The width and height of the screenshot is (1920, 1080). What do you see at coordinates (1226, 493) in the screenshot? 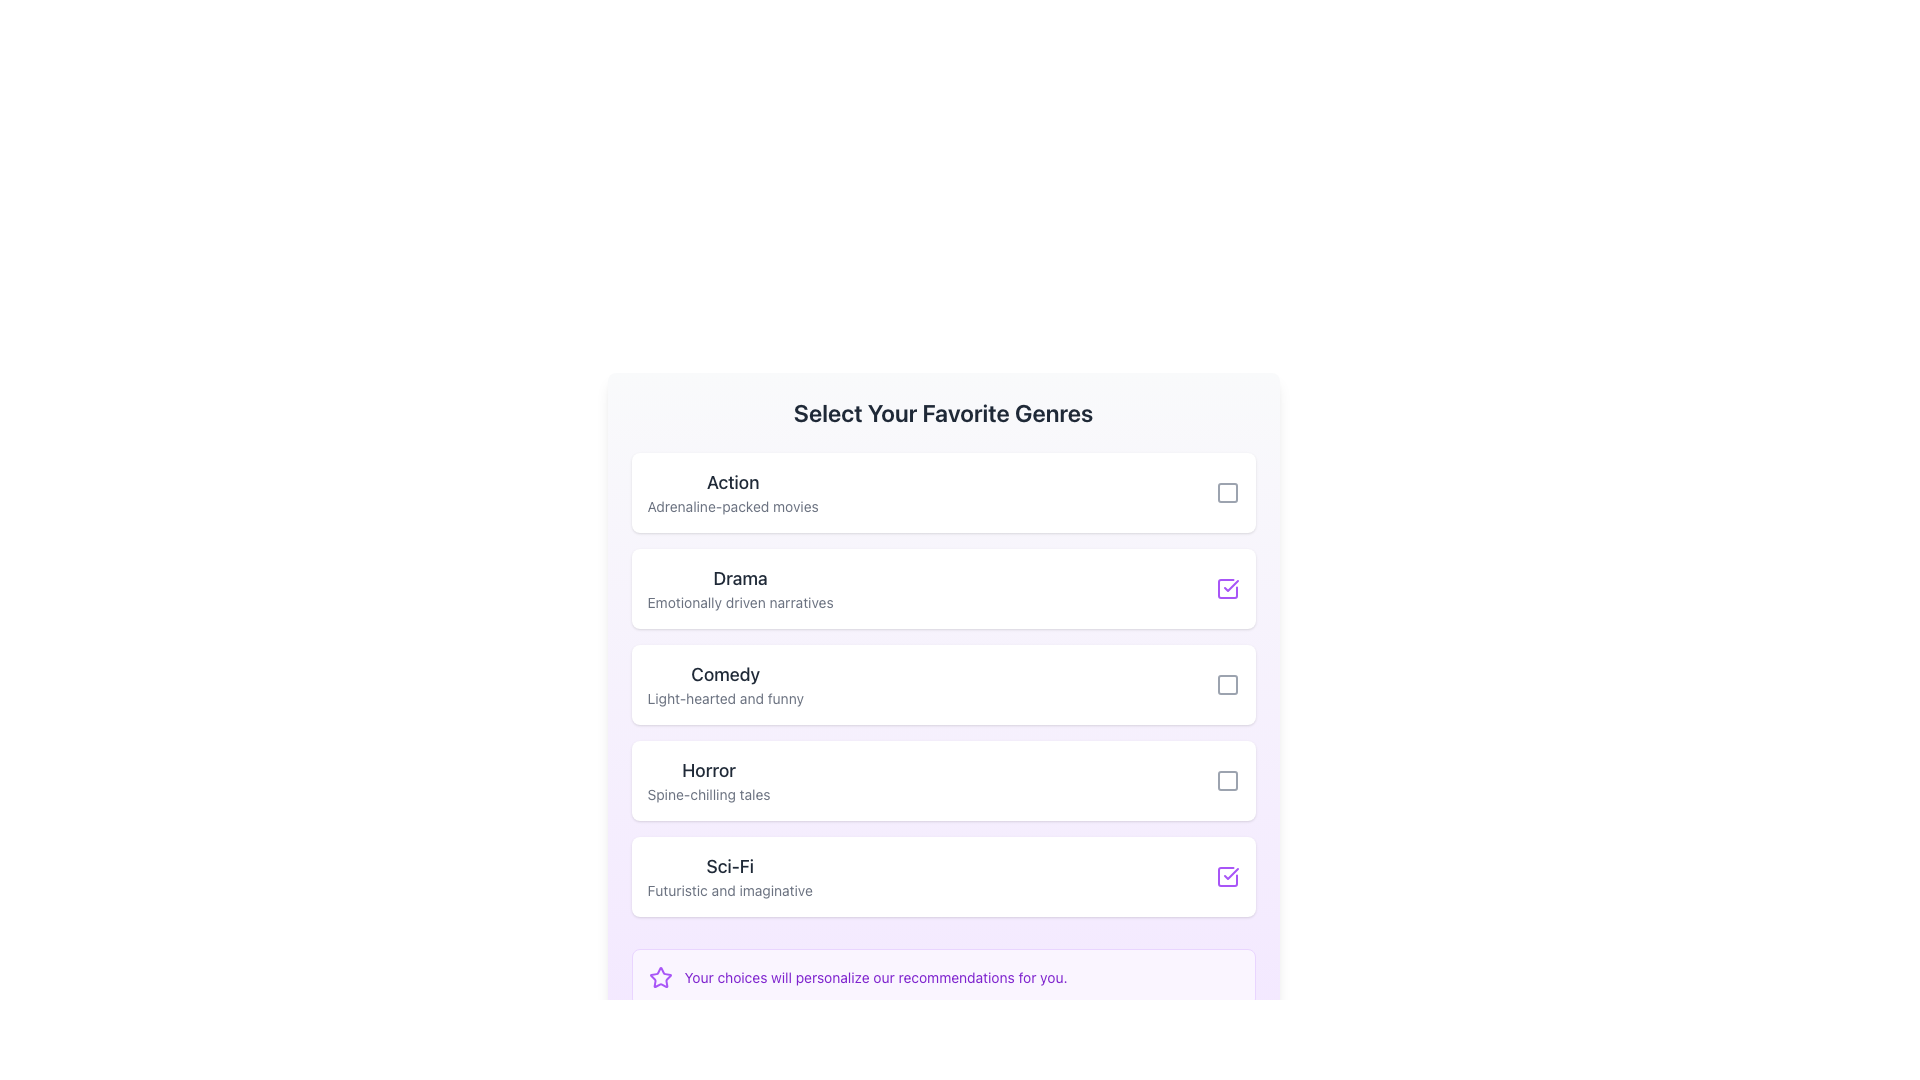
I see `the Checkbox indicator for the 'Action' genre` at bounding box center [1226, 493].